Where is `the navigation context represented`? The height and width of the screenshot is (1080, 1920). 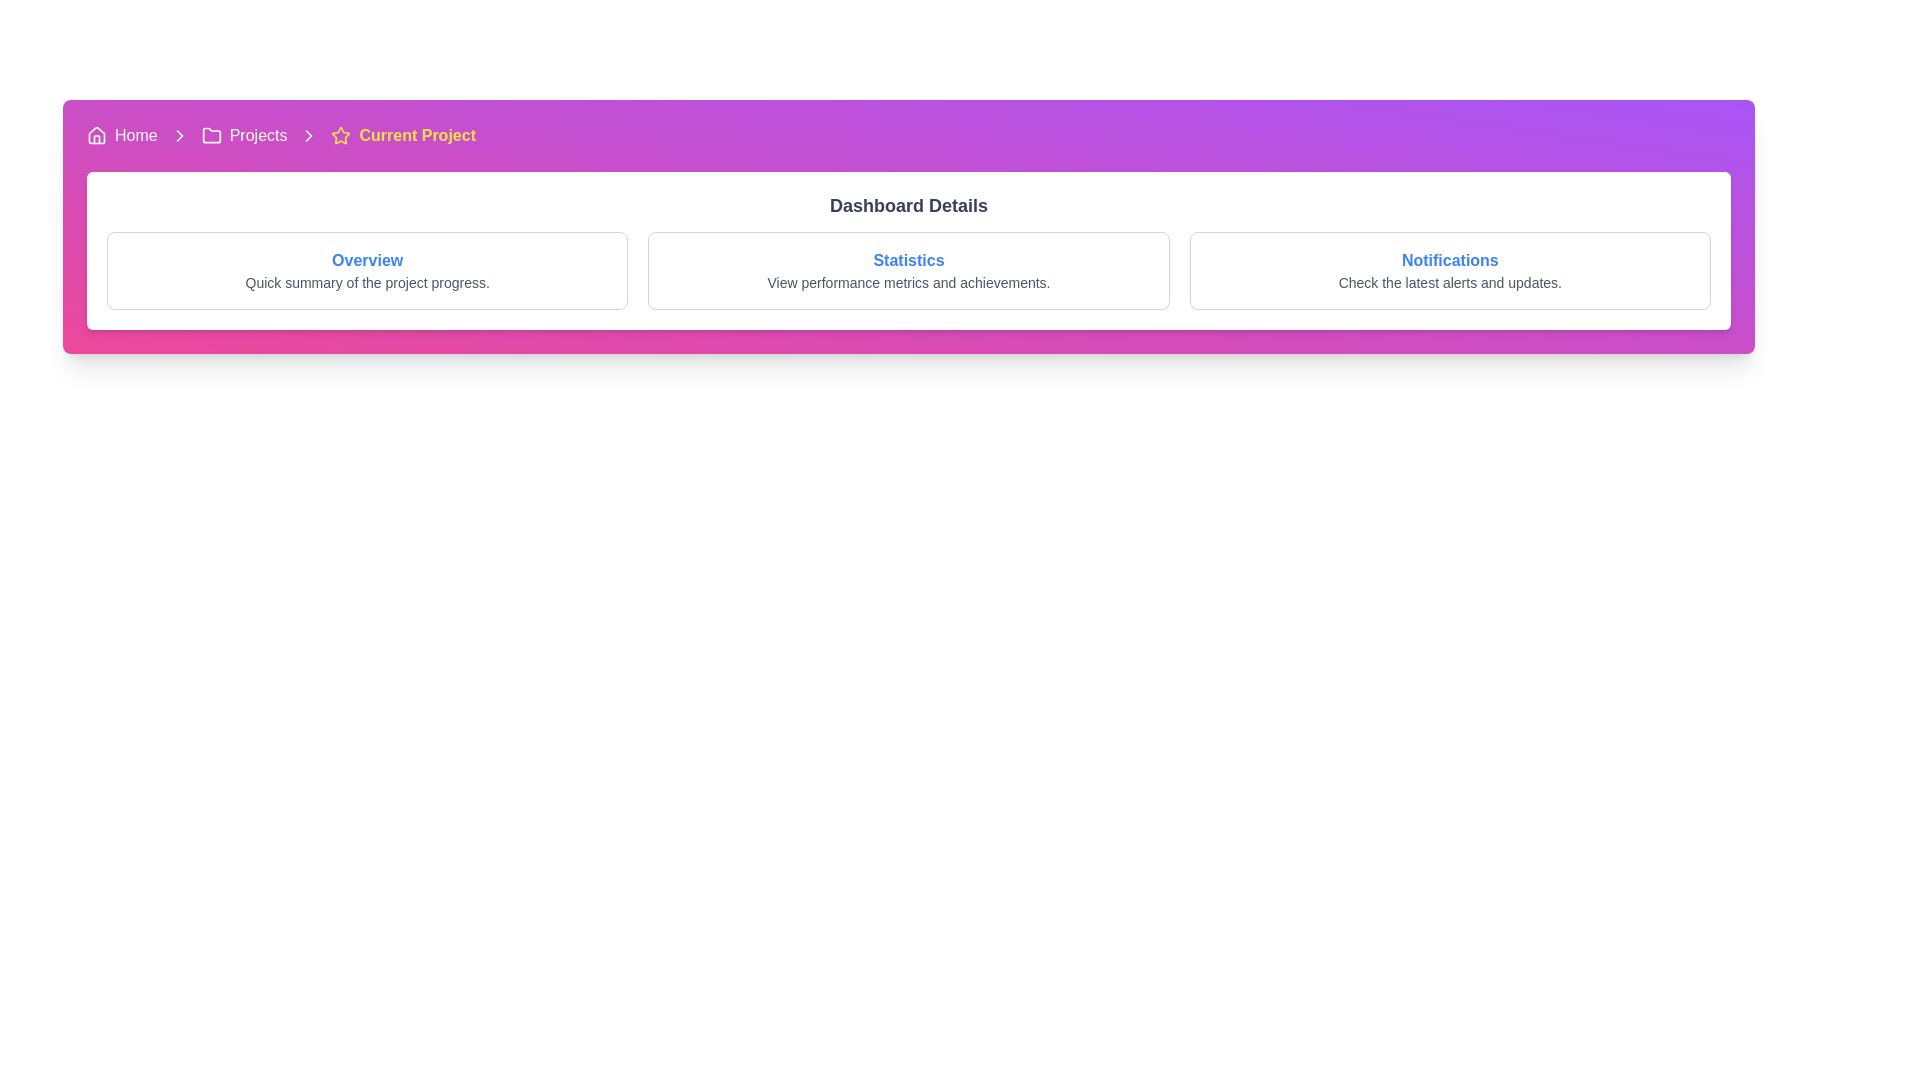 the navigation context represented is located at coordinates (211, 135).